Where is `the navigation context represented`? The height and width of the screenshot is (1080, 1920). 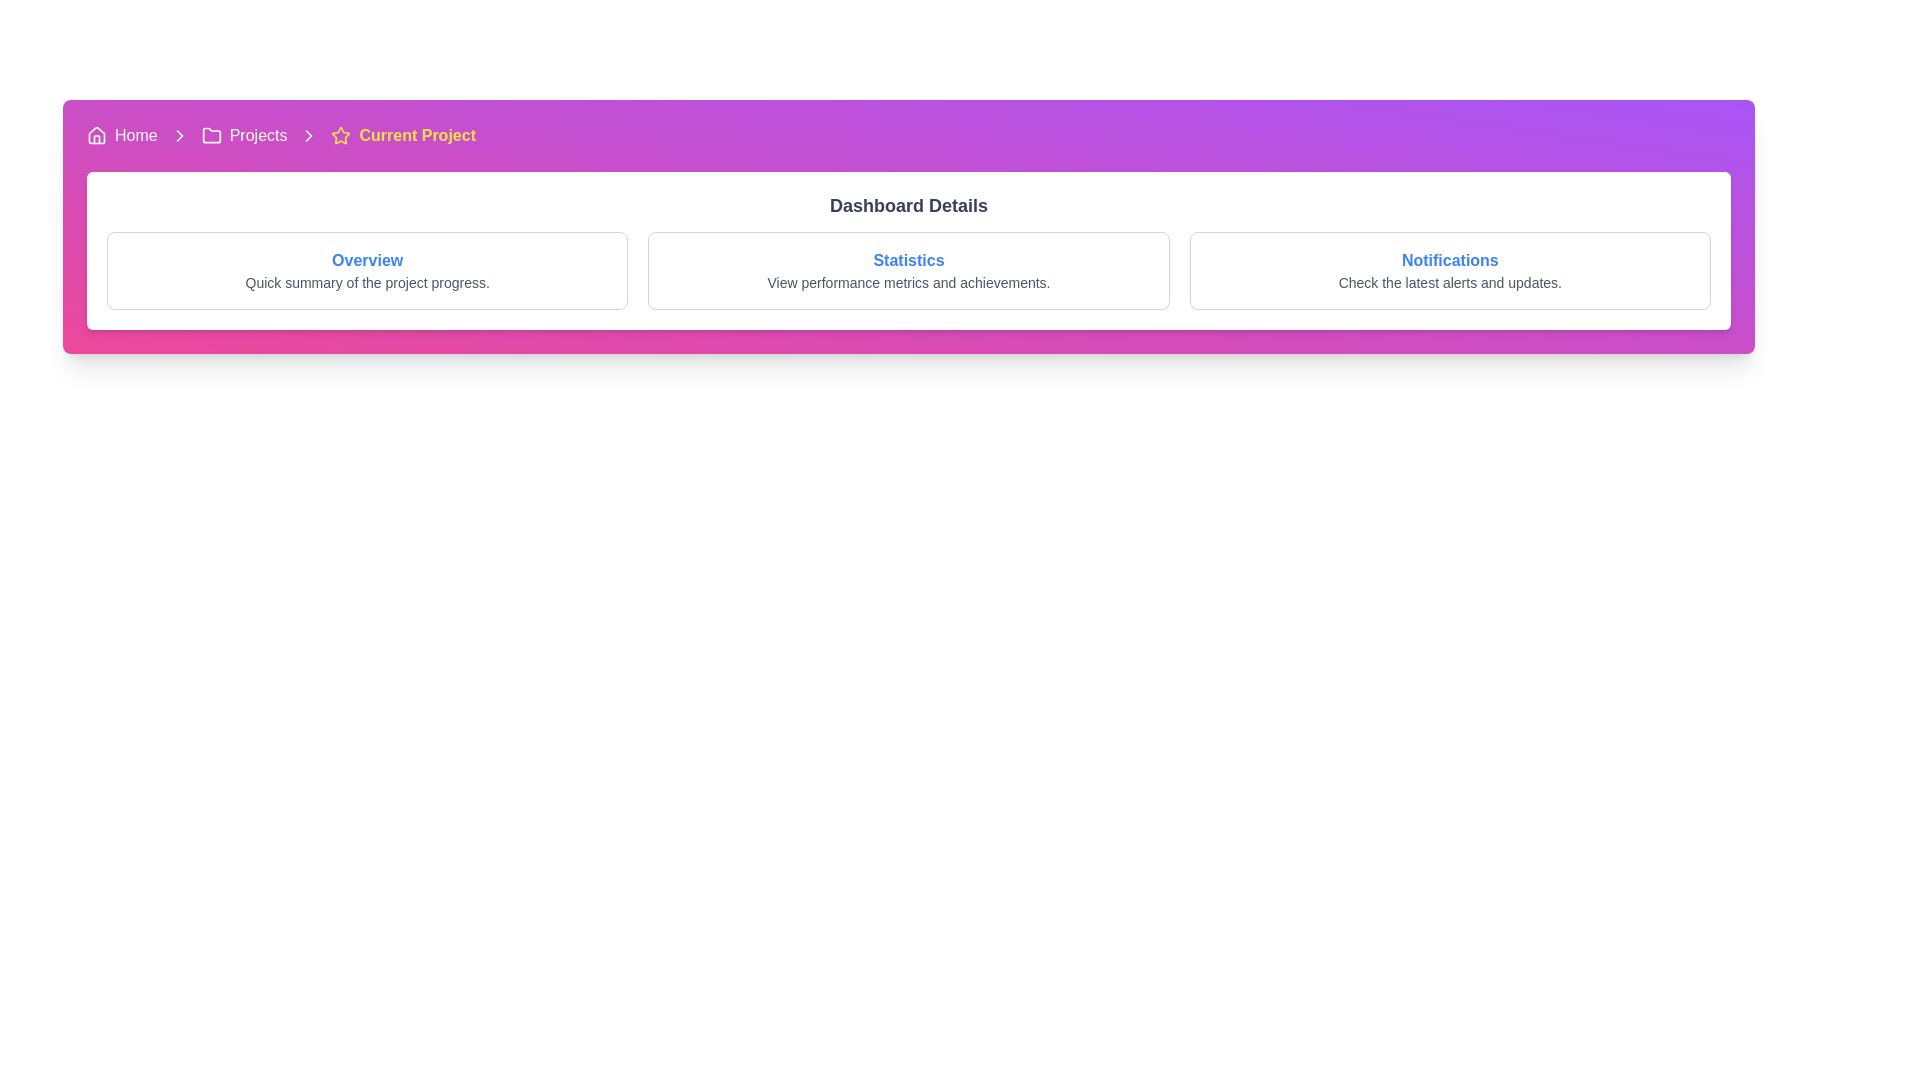 the navigation context represented is located at coordinates (211, 135).